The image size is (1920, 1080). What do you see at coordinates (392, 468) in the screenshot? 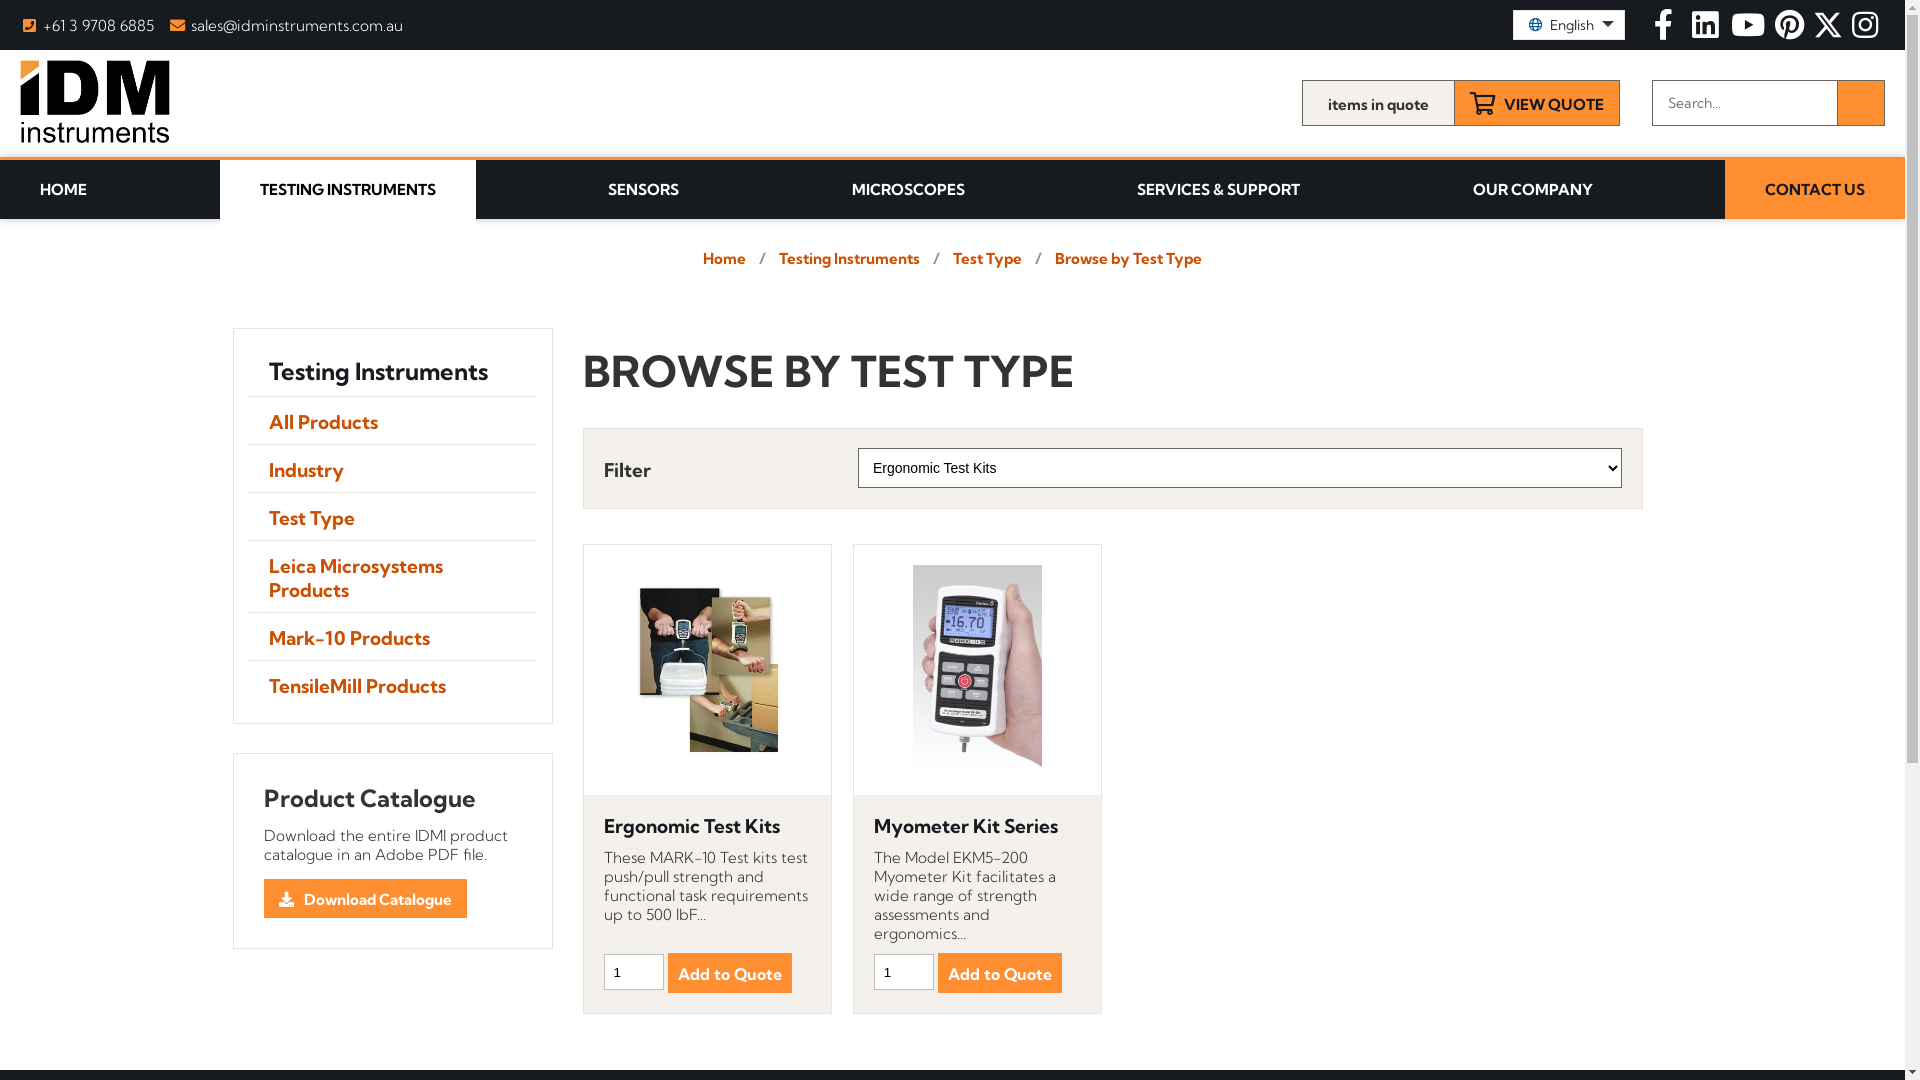
I see `'Industry'` at bounding box center [392, 468].